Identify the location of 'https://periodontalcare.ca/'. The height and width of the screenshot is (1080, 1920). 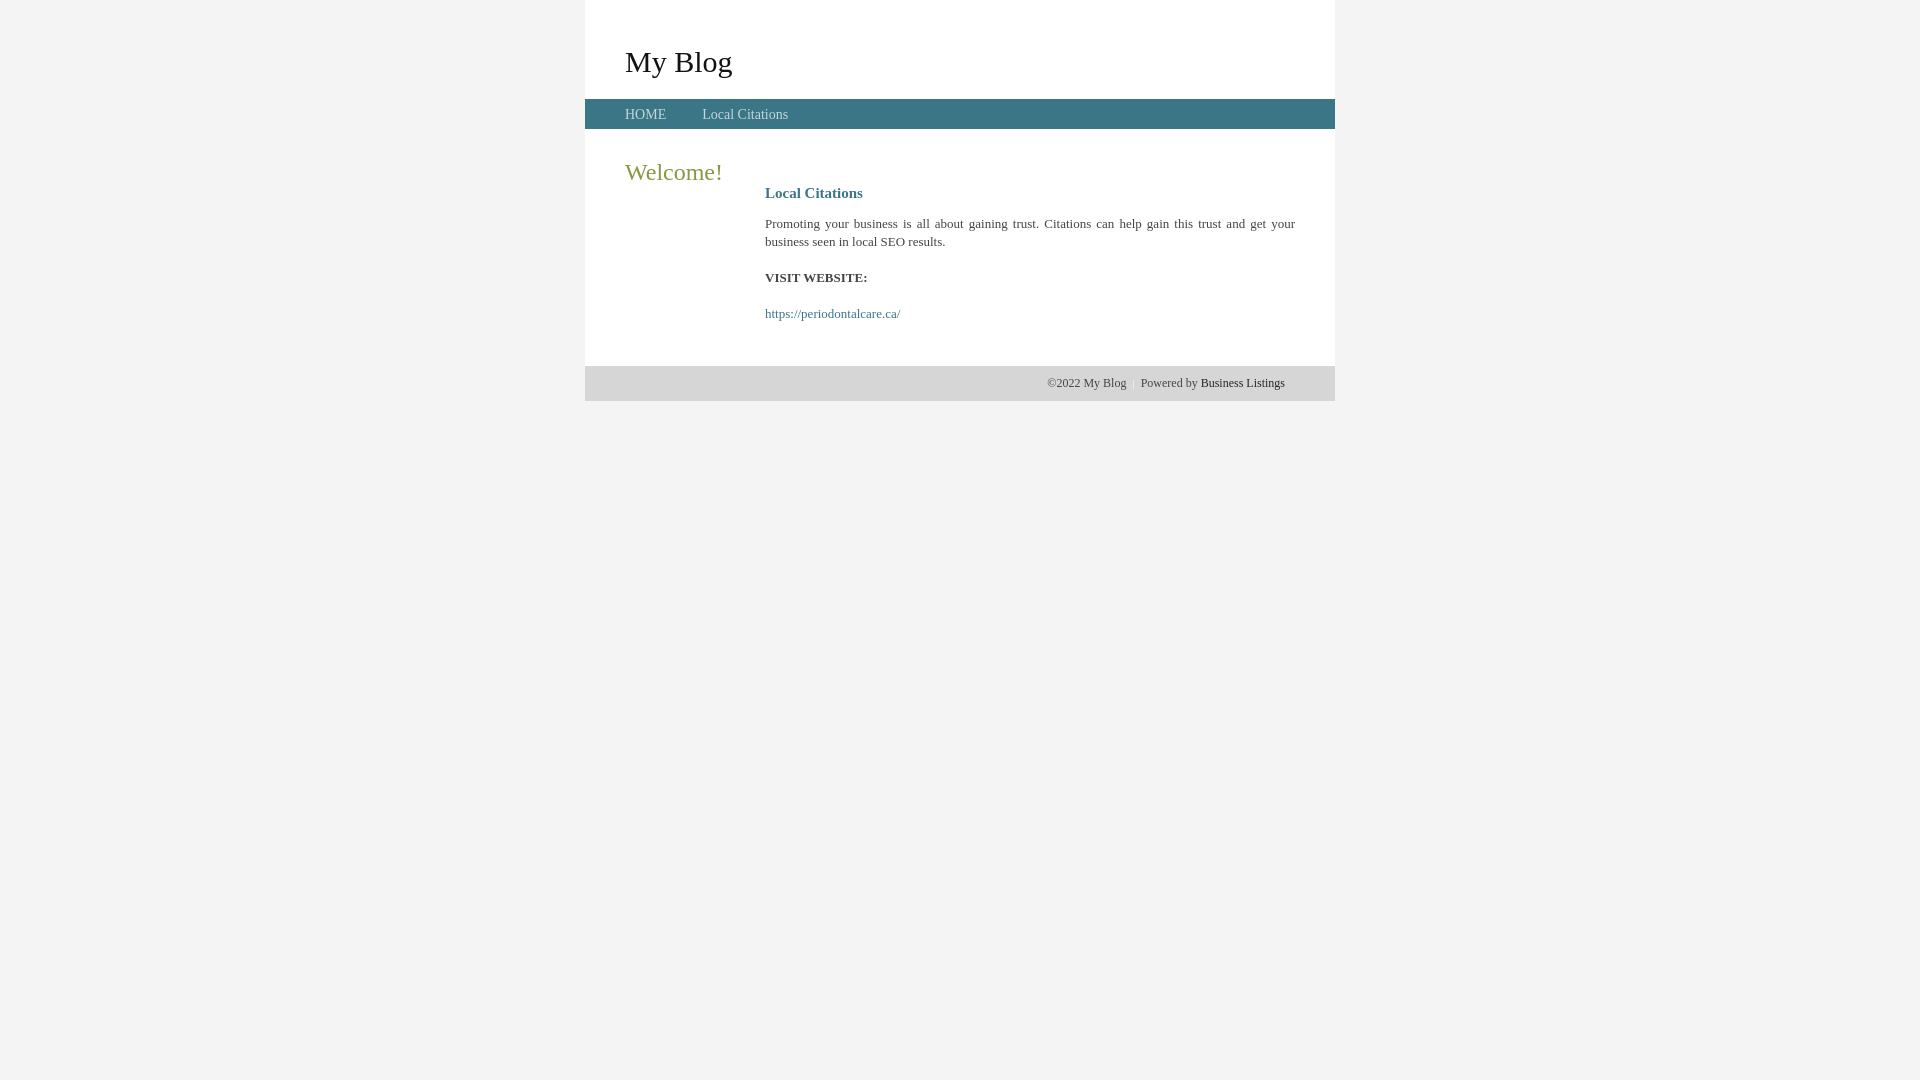
(832, 313).